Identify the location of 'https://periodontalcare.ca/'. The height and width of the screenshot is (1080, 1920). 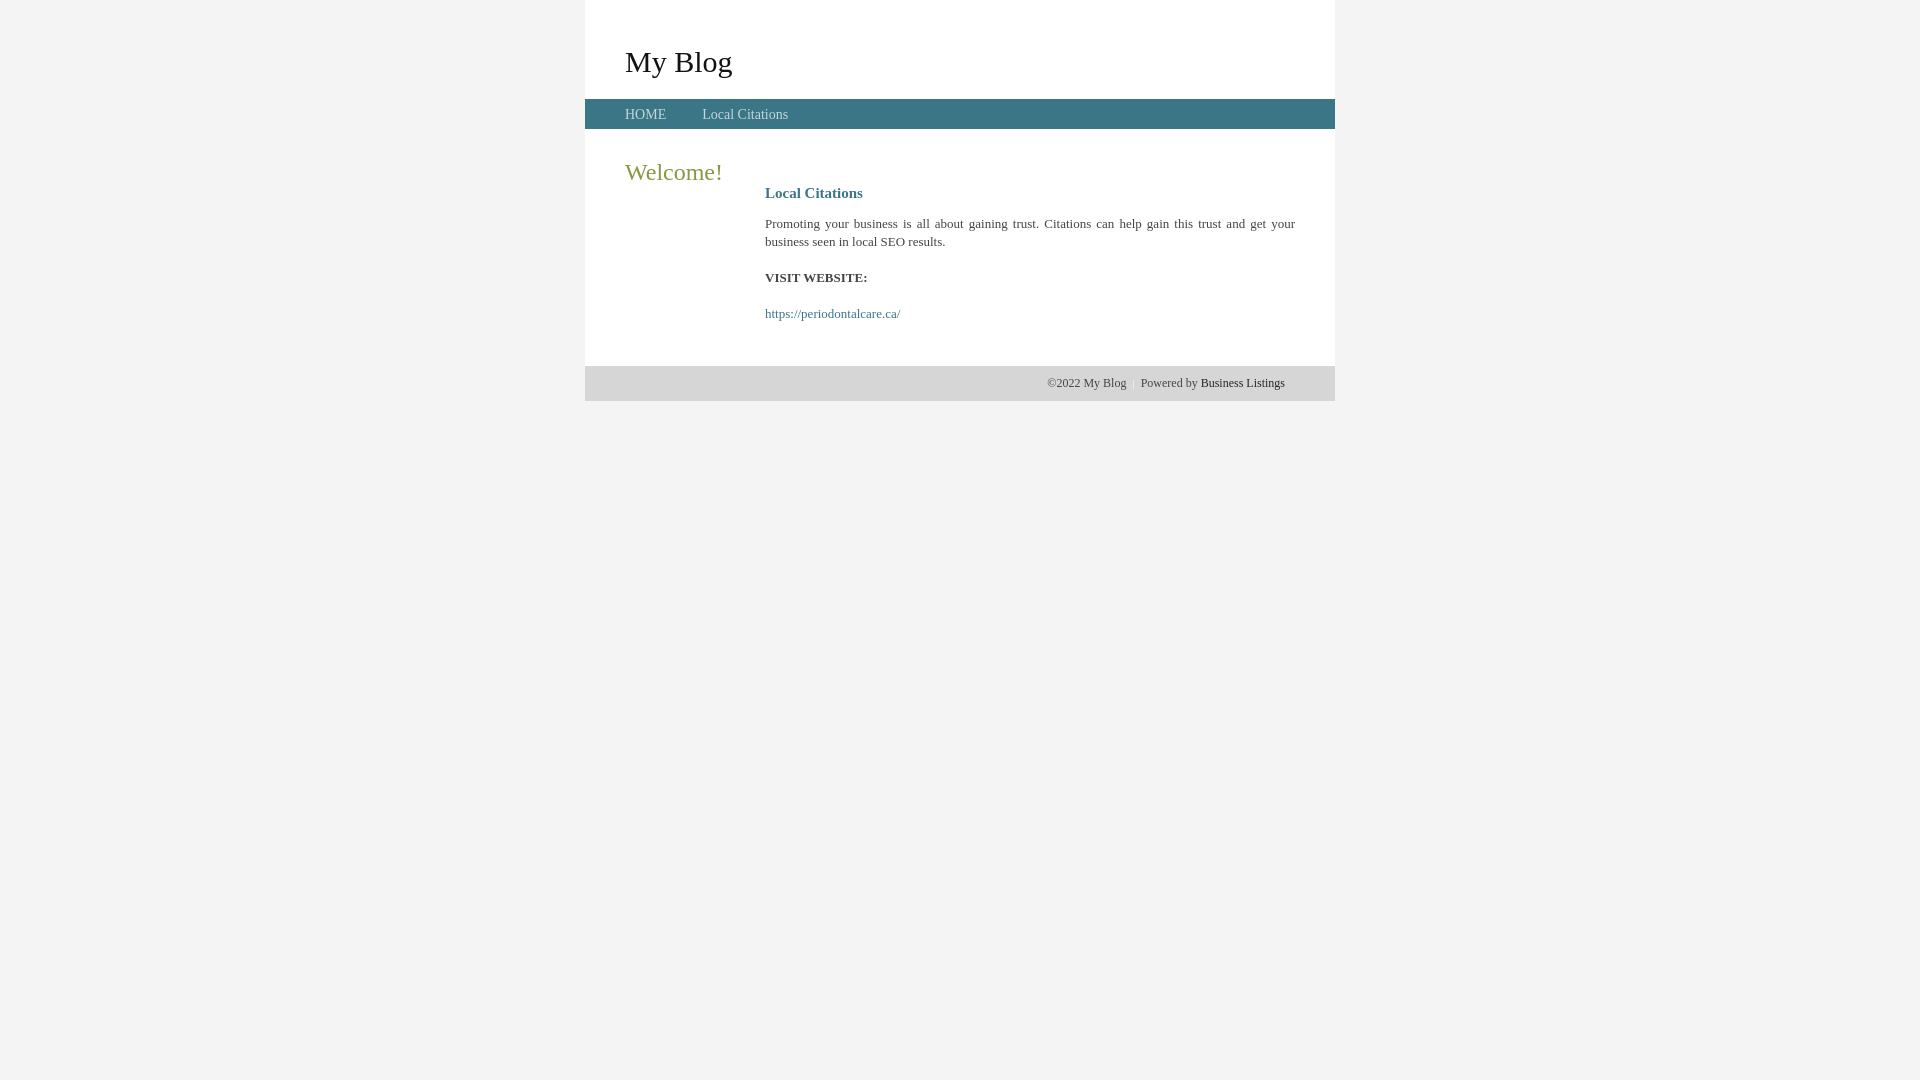
(832, 313).